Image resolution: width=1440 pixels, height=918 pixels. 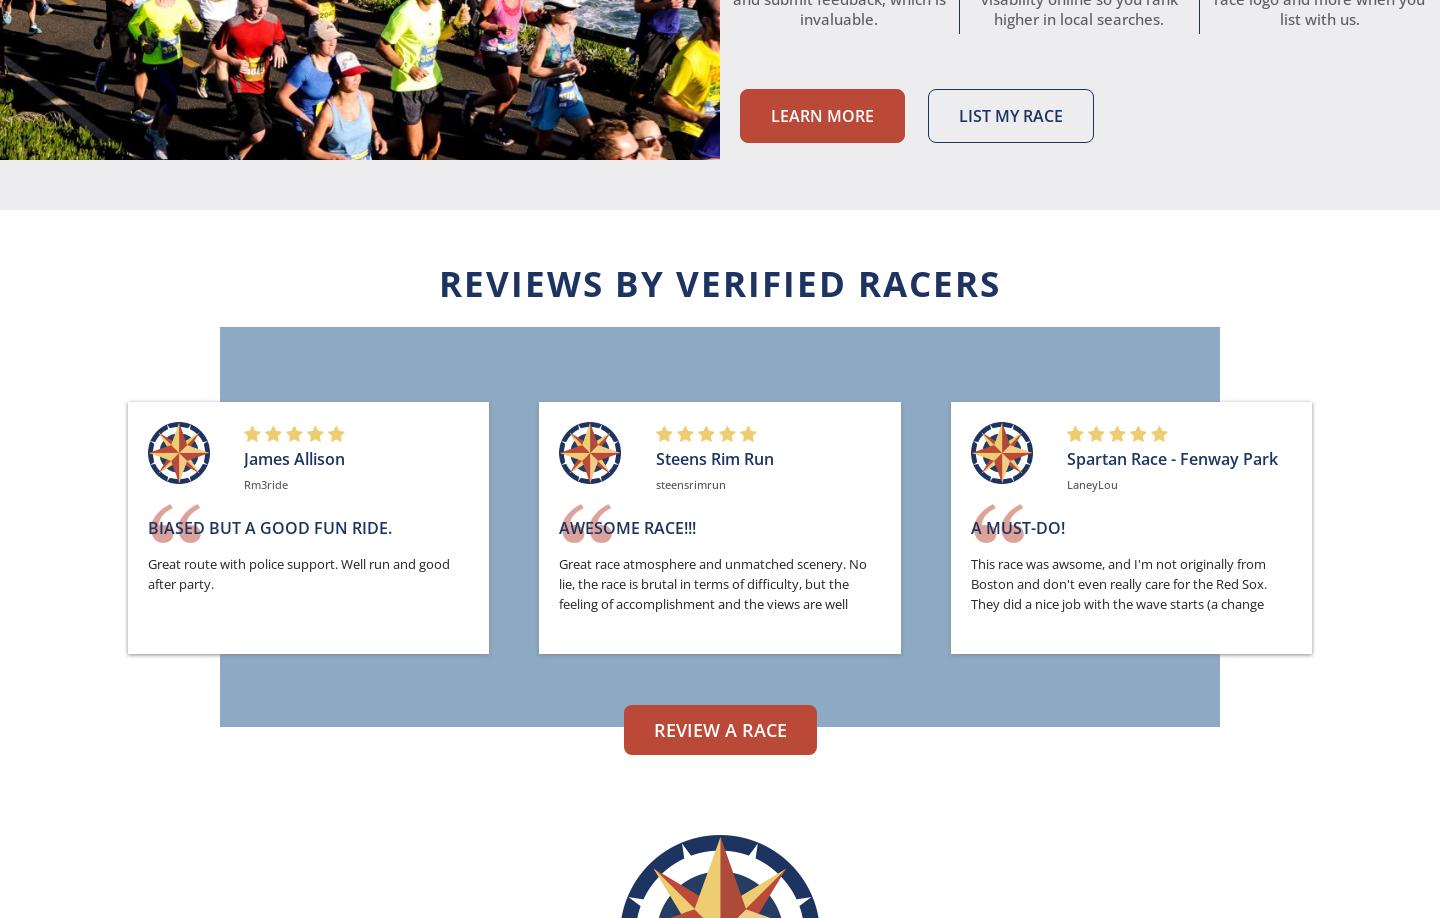 What do you see at coordinates (1010, 115) in the screenshot?
I see `'LIST MY RACE'` at bounding box center [1010, 115].